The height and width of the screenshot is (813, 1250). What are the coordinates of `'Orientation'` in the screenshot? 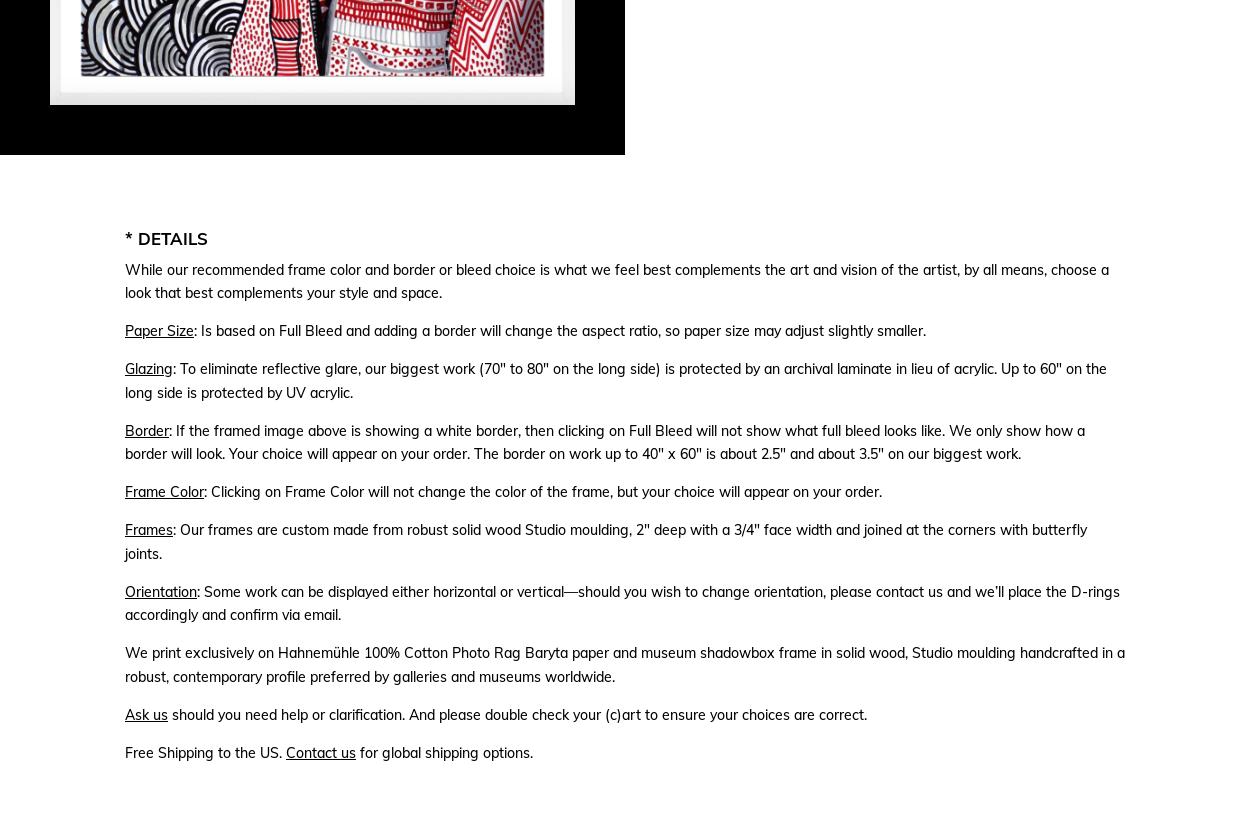 It's located at (161, 590).